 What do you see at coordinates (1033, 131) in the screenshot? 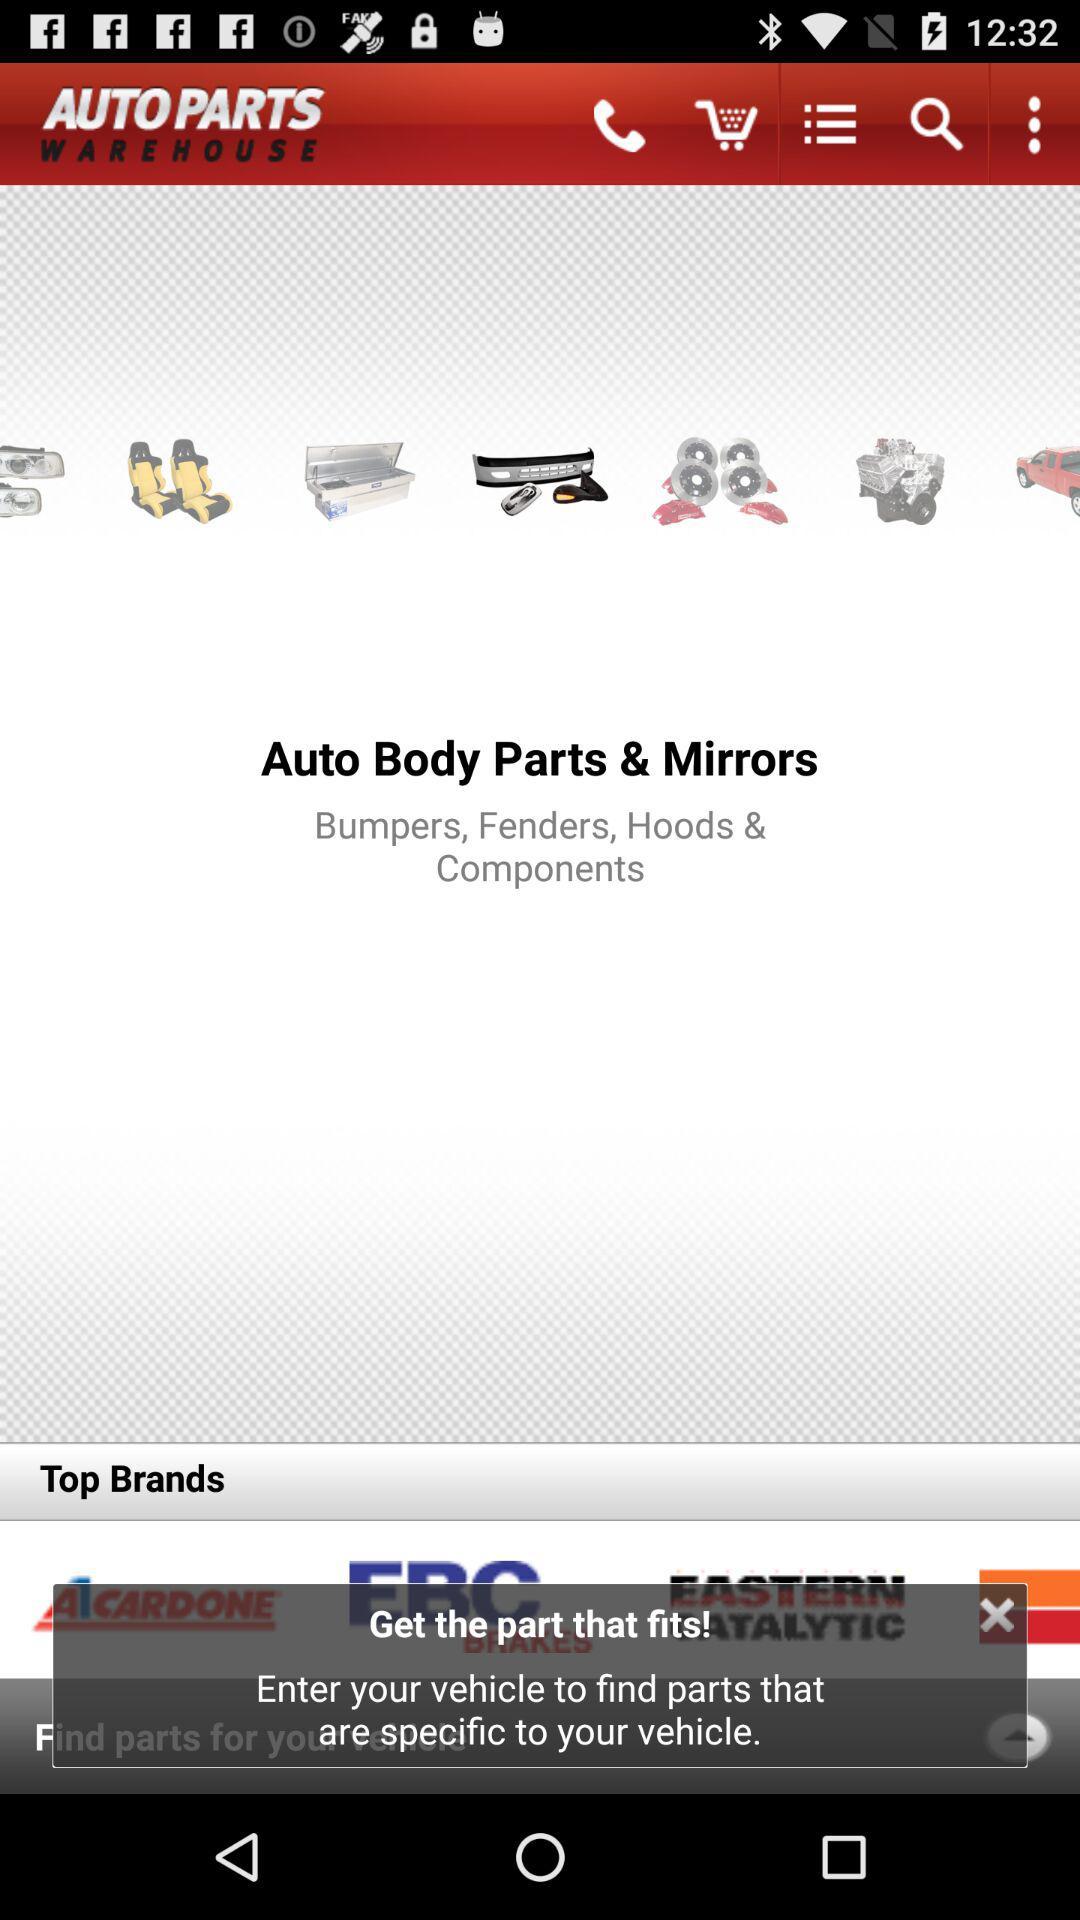
I see `the more icon` at bounding box center [1033, 131].